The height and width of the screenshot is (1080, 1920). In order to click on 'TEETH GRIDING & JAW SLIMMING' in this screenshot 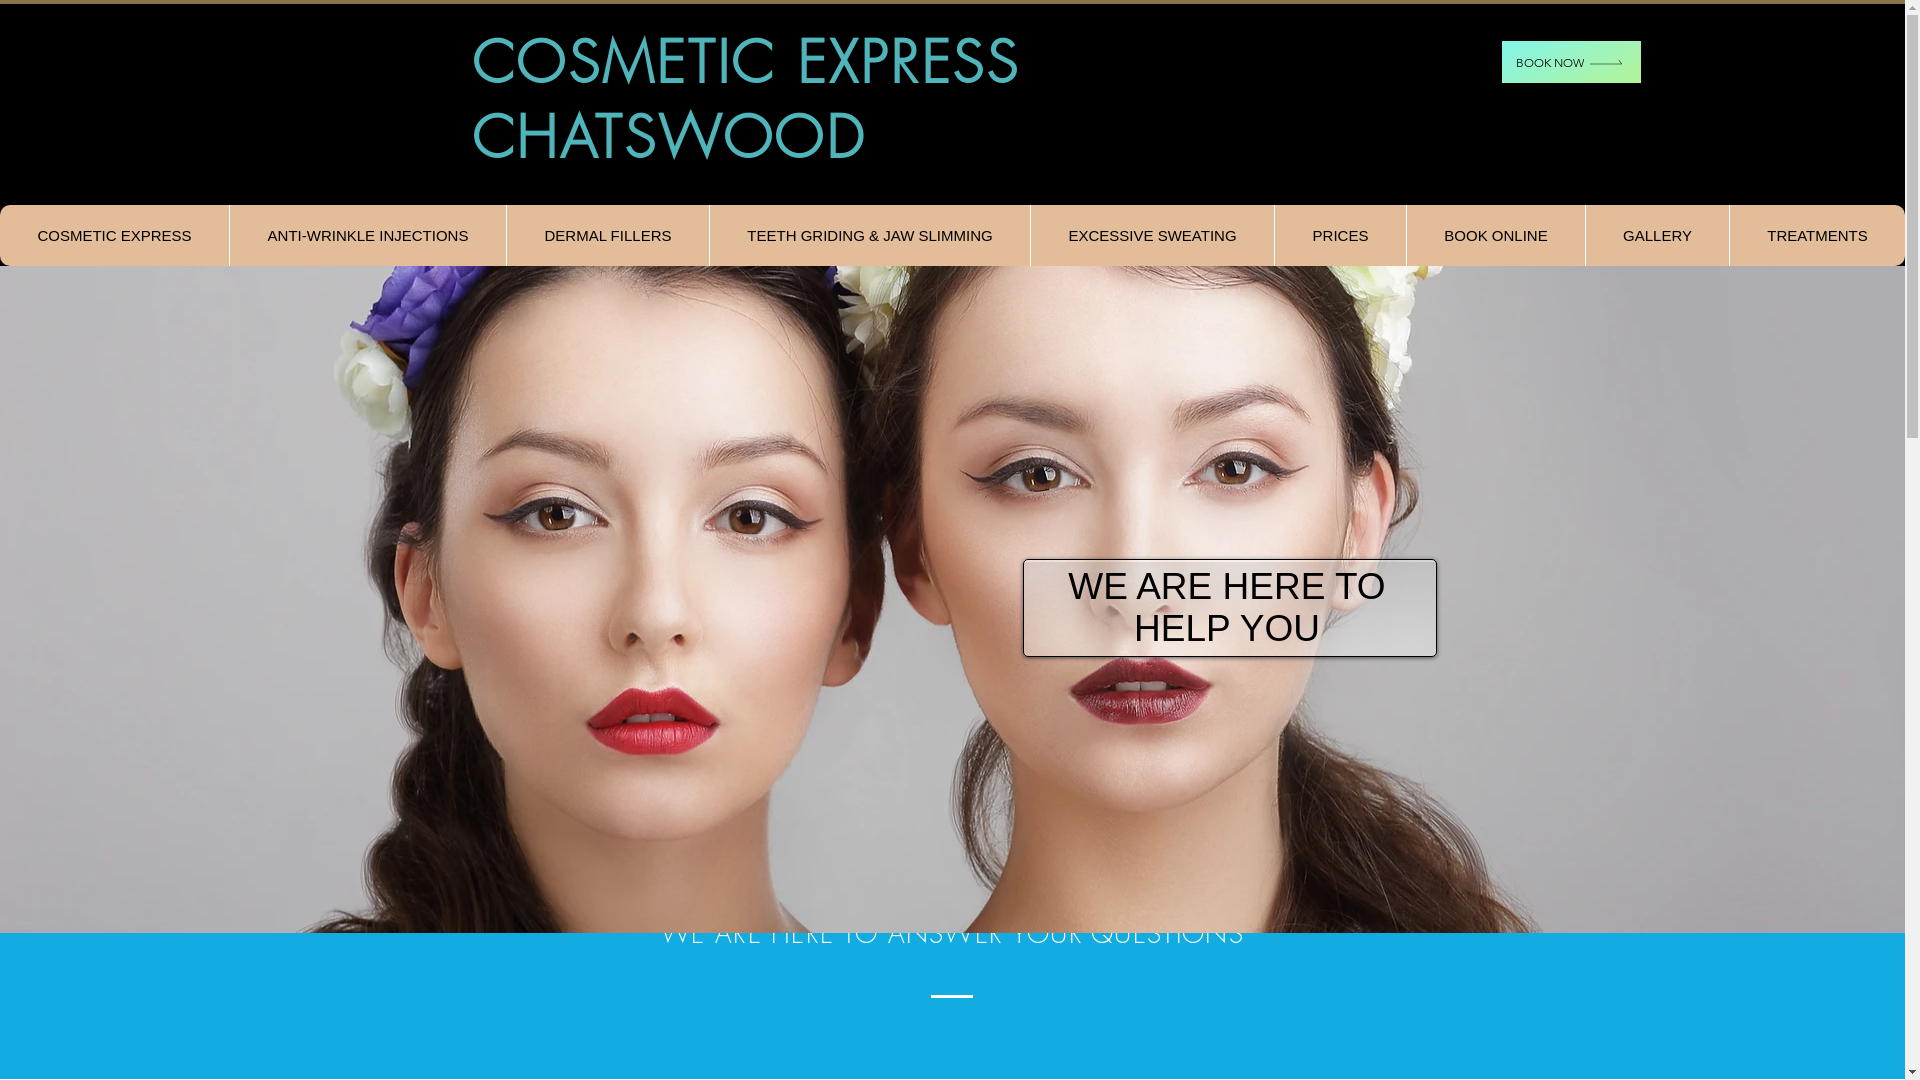, I will do `click(869, 234)`.